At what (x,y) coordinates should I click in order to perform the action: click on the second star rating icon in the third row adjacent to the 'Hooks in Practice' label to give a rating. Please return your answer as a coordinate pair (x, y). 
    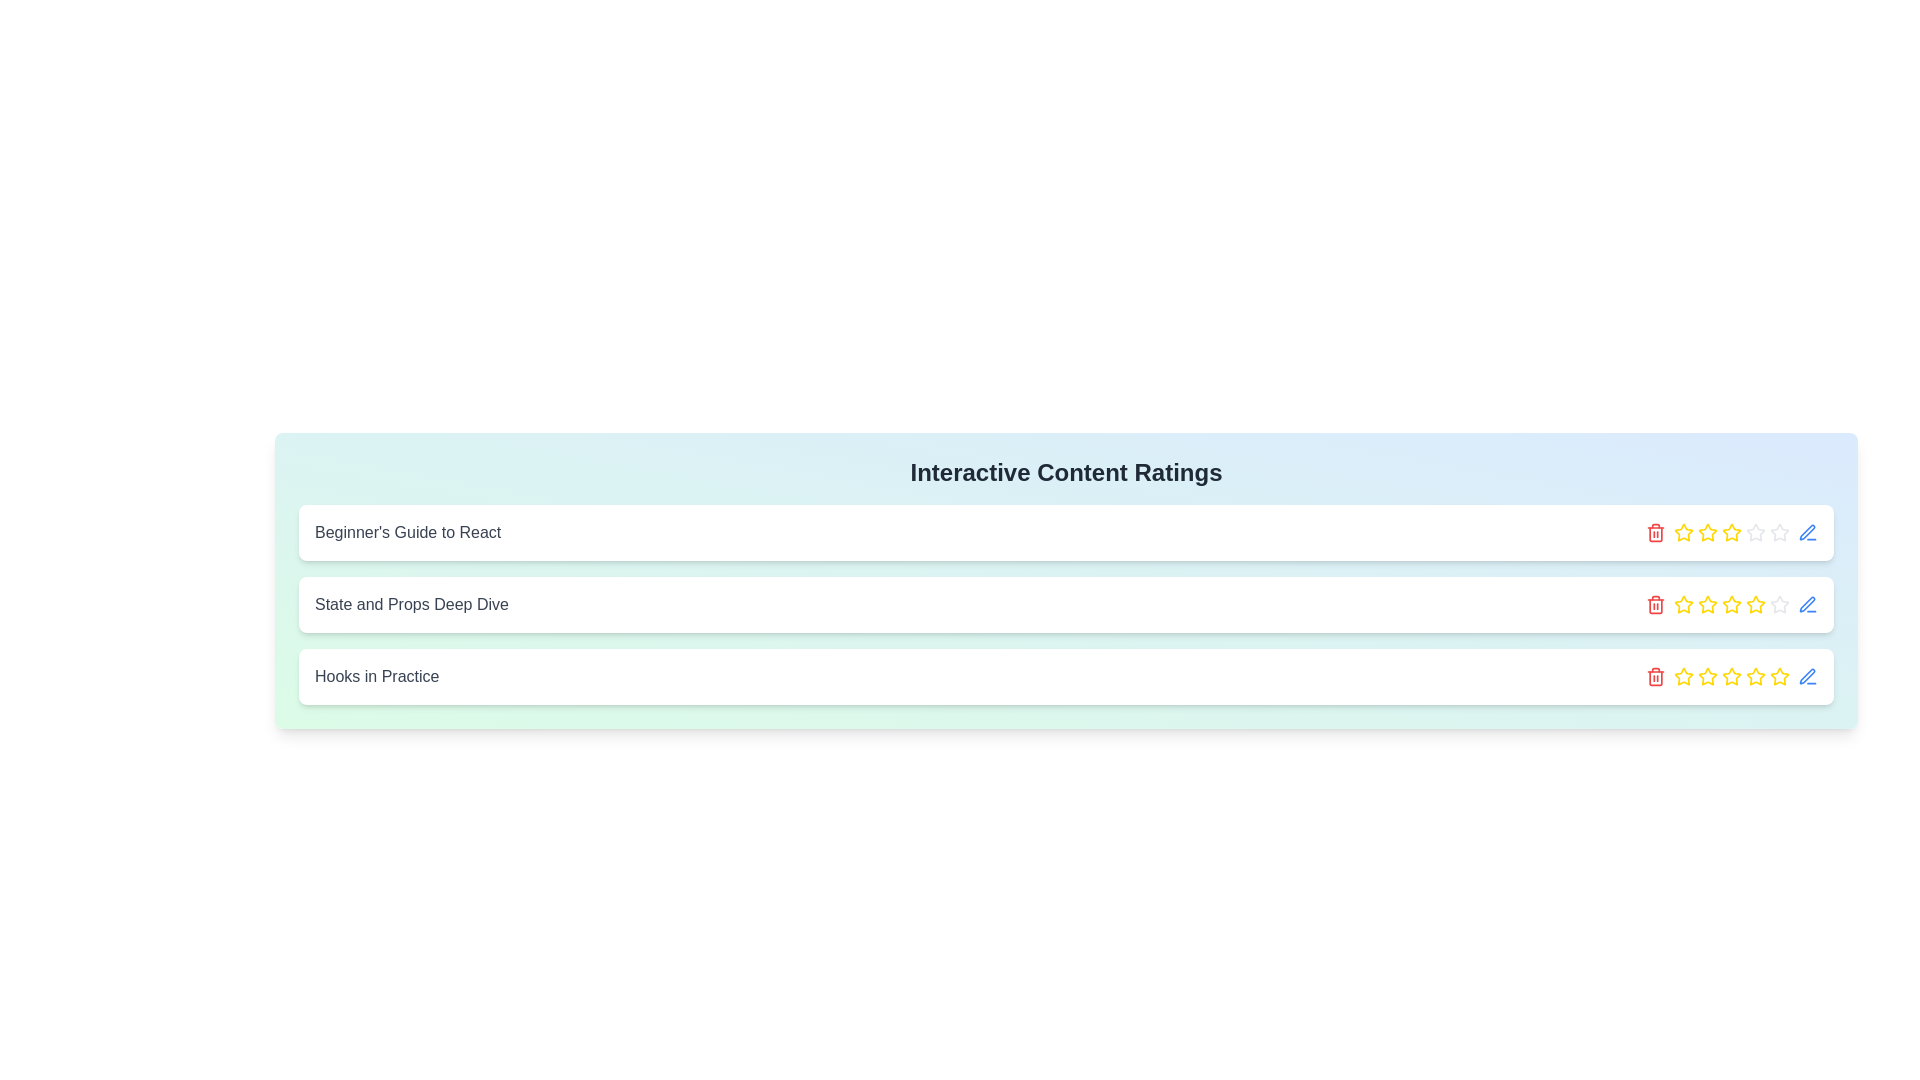
    Looking at the image, I should click on (1706, 675).